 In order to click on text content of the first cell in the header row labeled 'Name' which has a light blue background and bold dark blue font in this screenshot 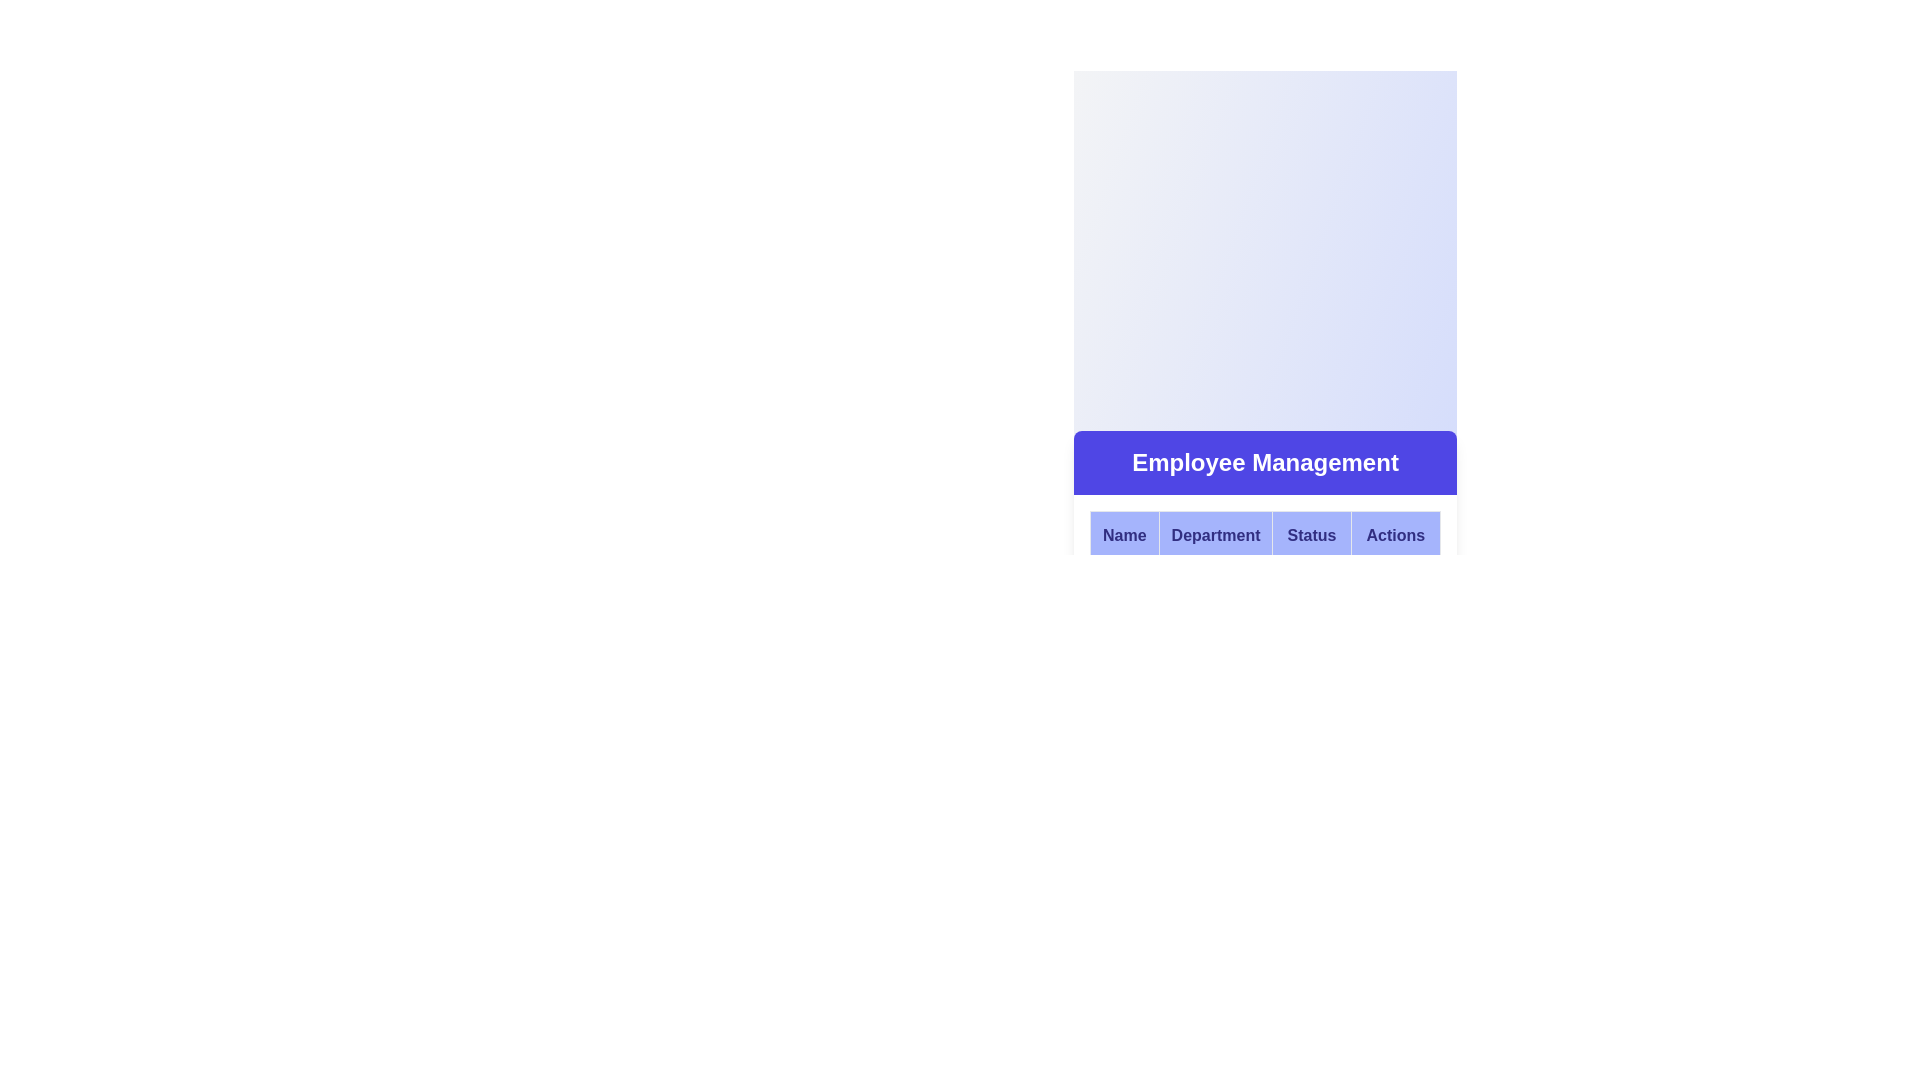, I will do `click(1124, 534)`.